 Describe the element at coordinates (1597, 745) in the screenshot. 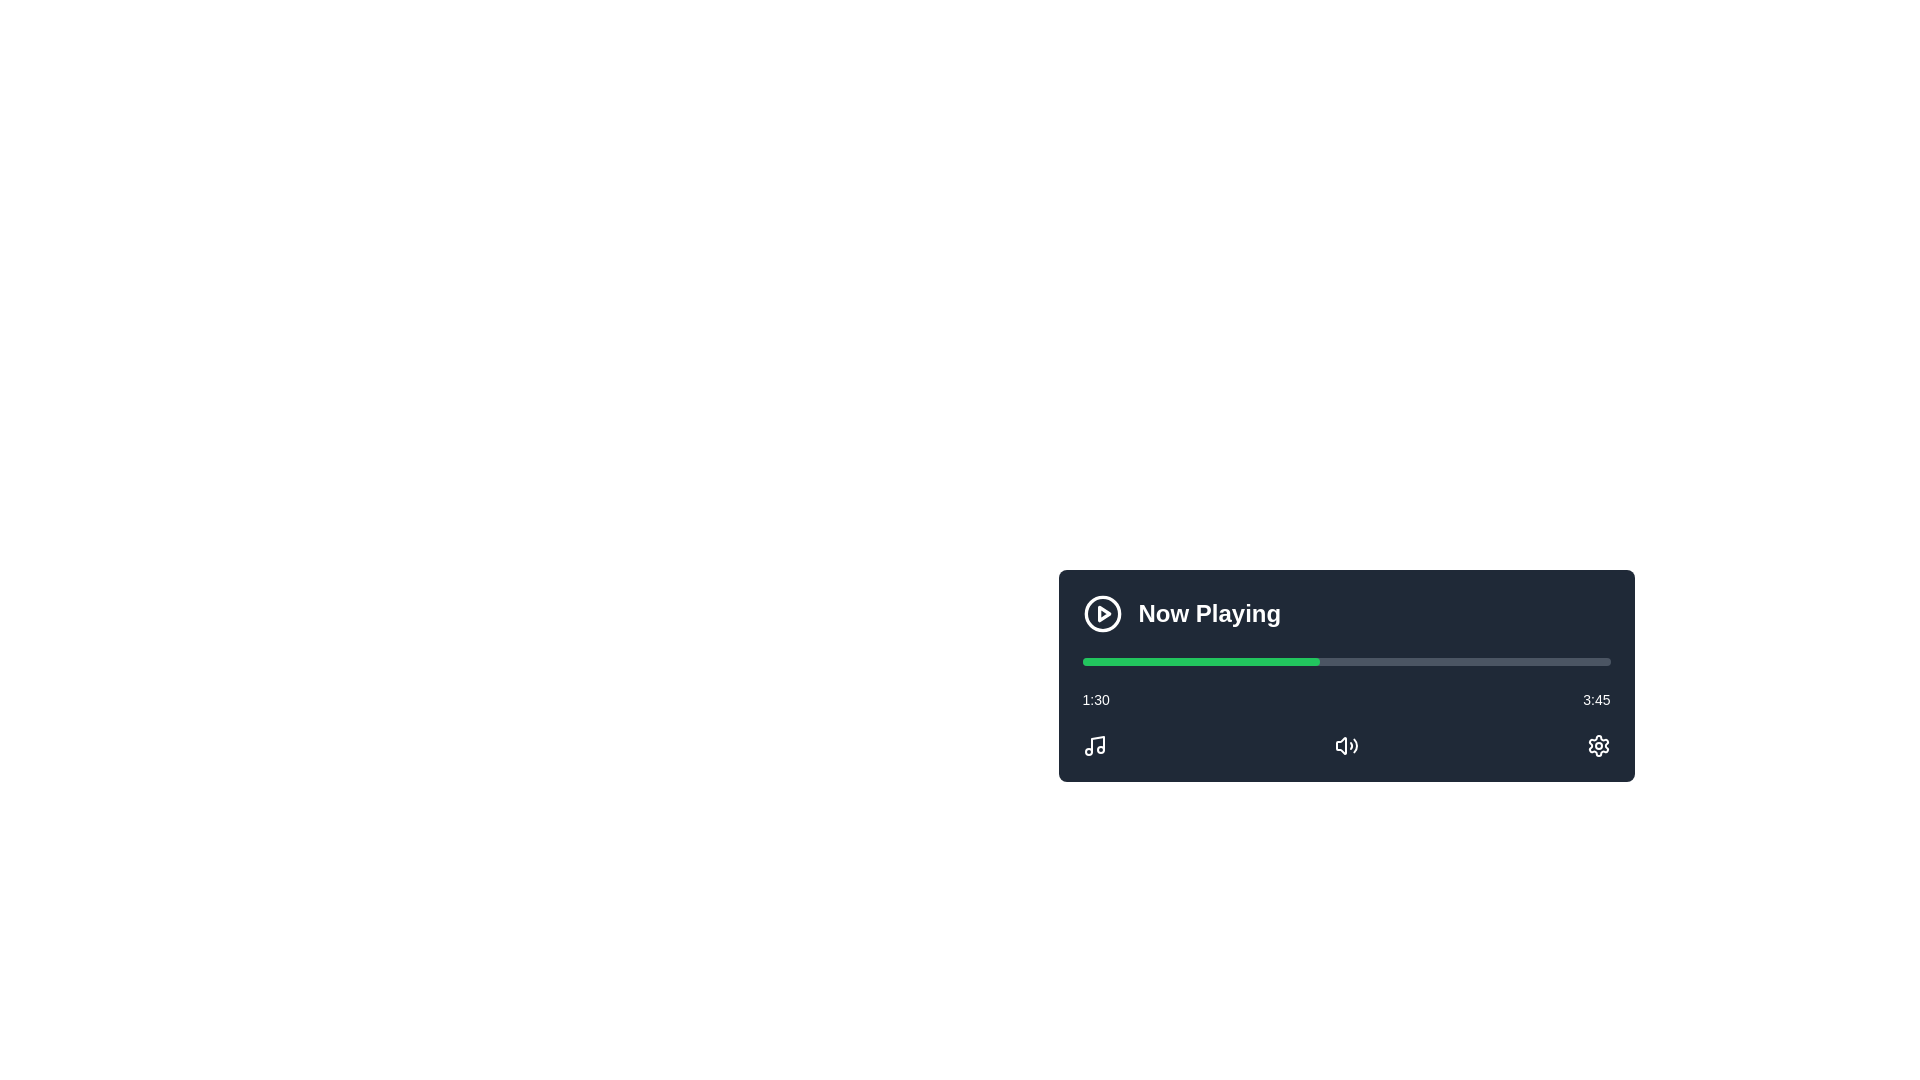

I see `the settings icon button located at the far-right side of the horizontal icon set` at that location.